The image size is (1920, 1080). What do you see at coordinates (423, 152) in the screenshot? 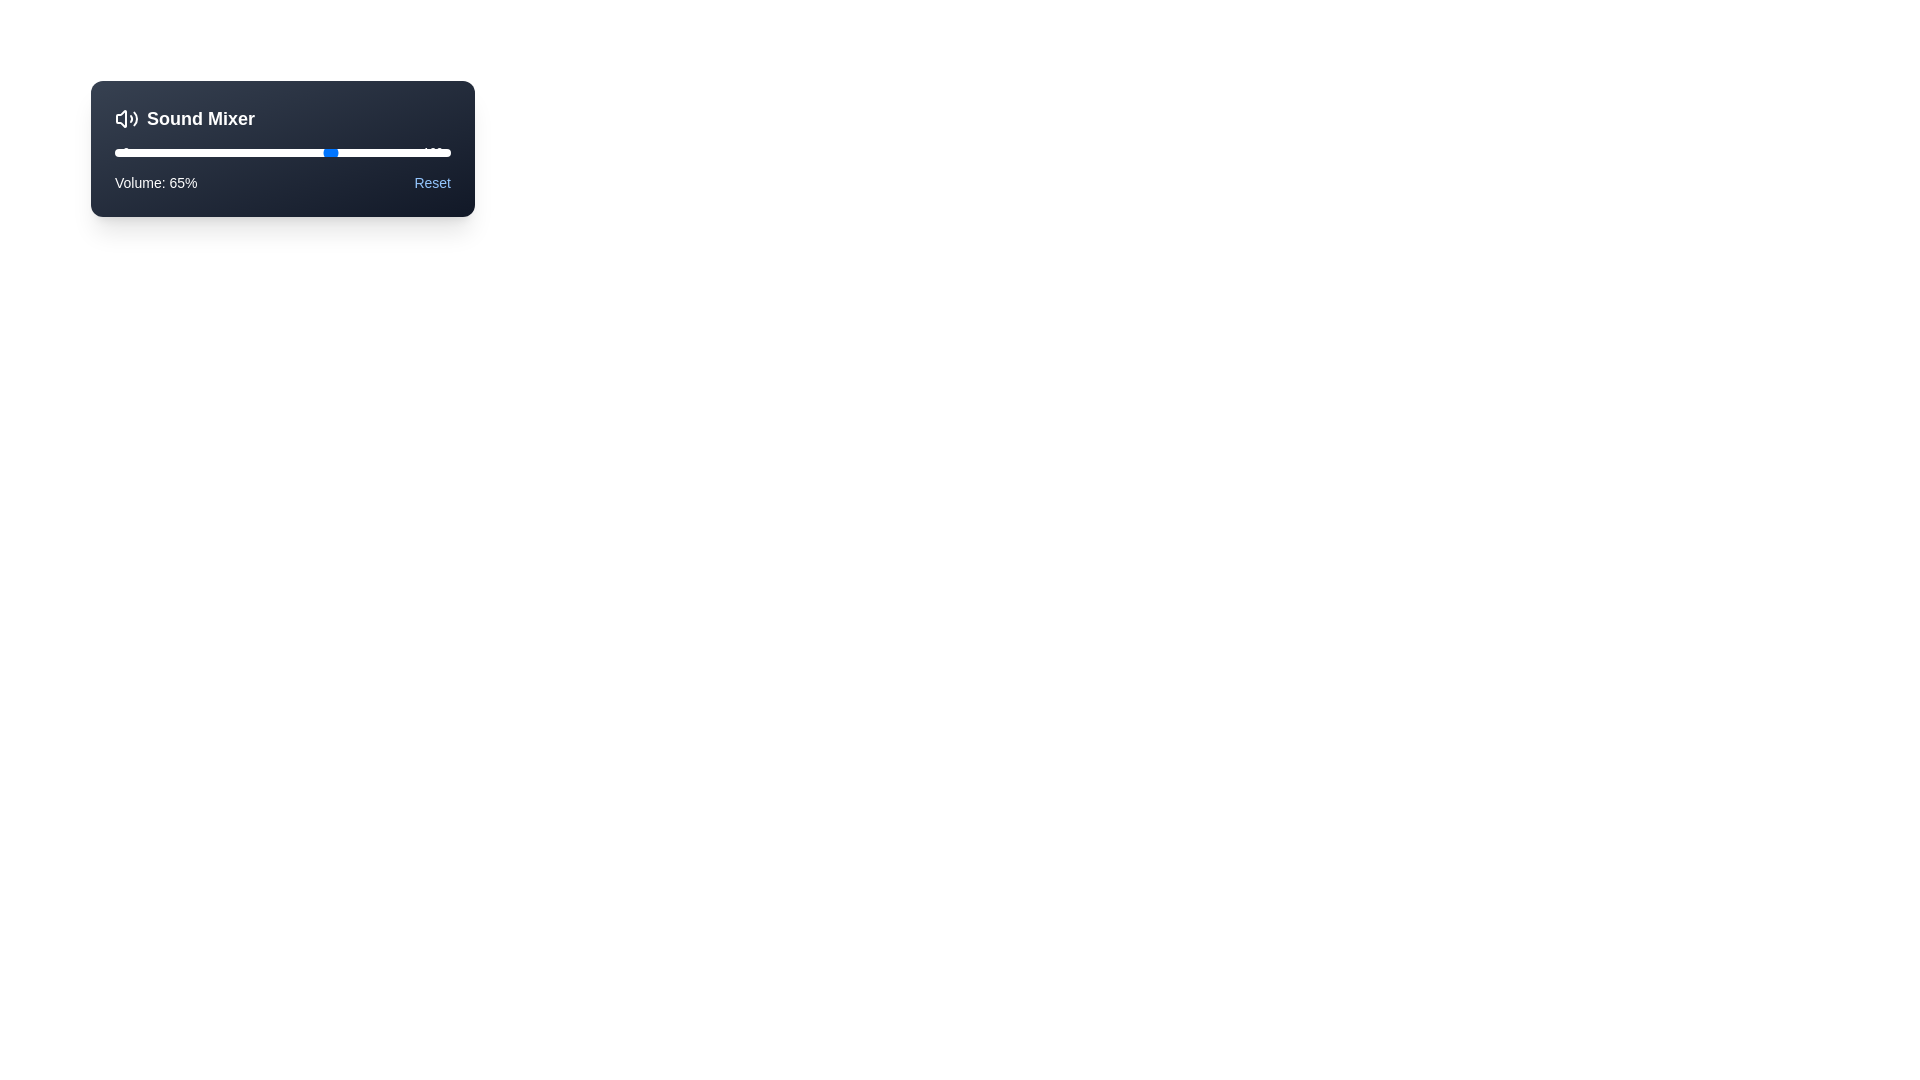
I see `the slider to set the volume to 92%` at bounding box center [423, 152].